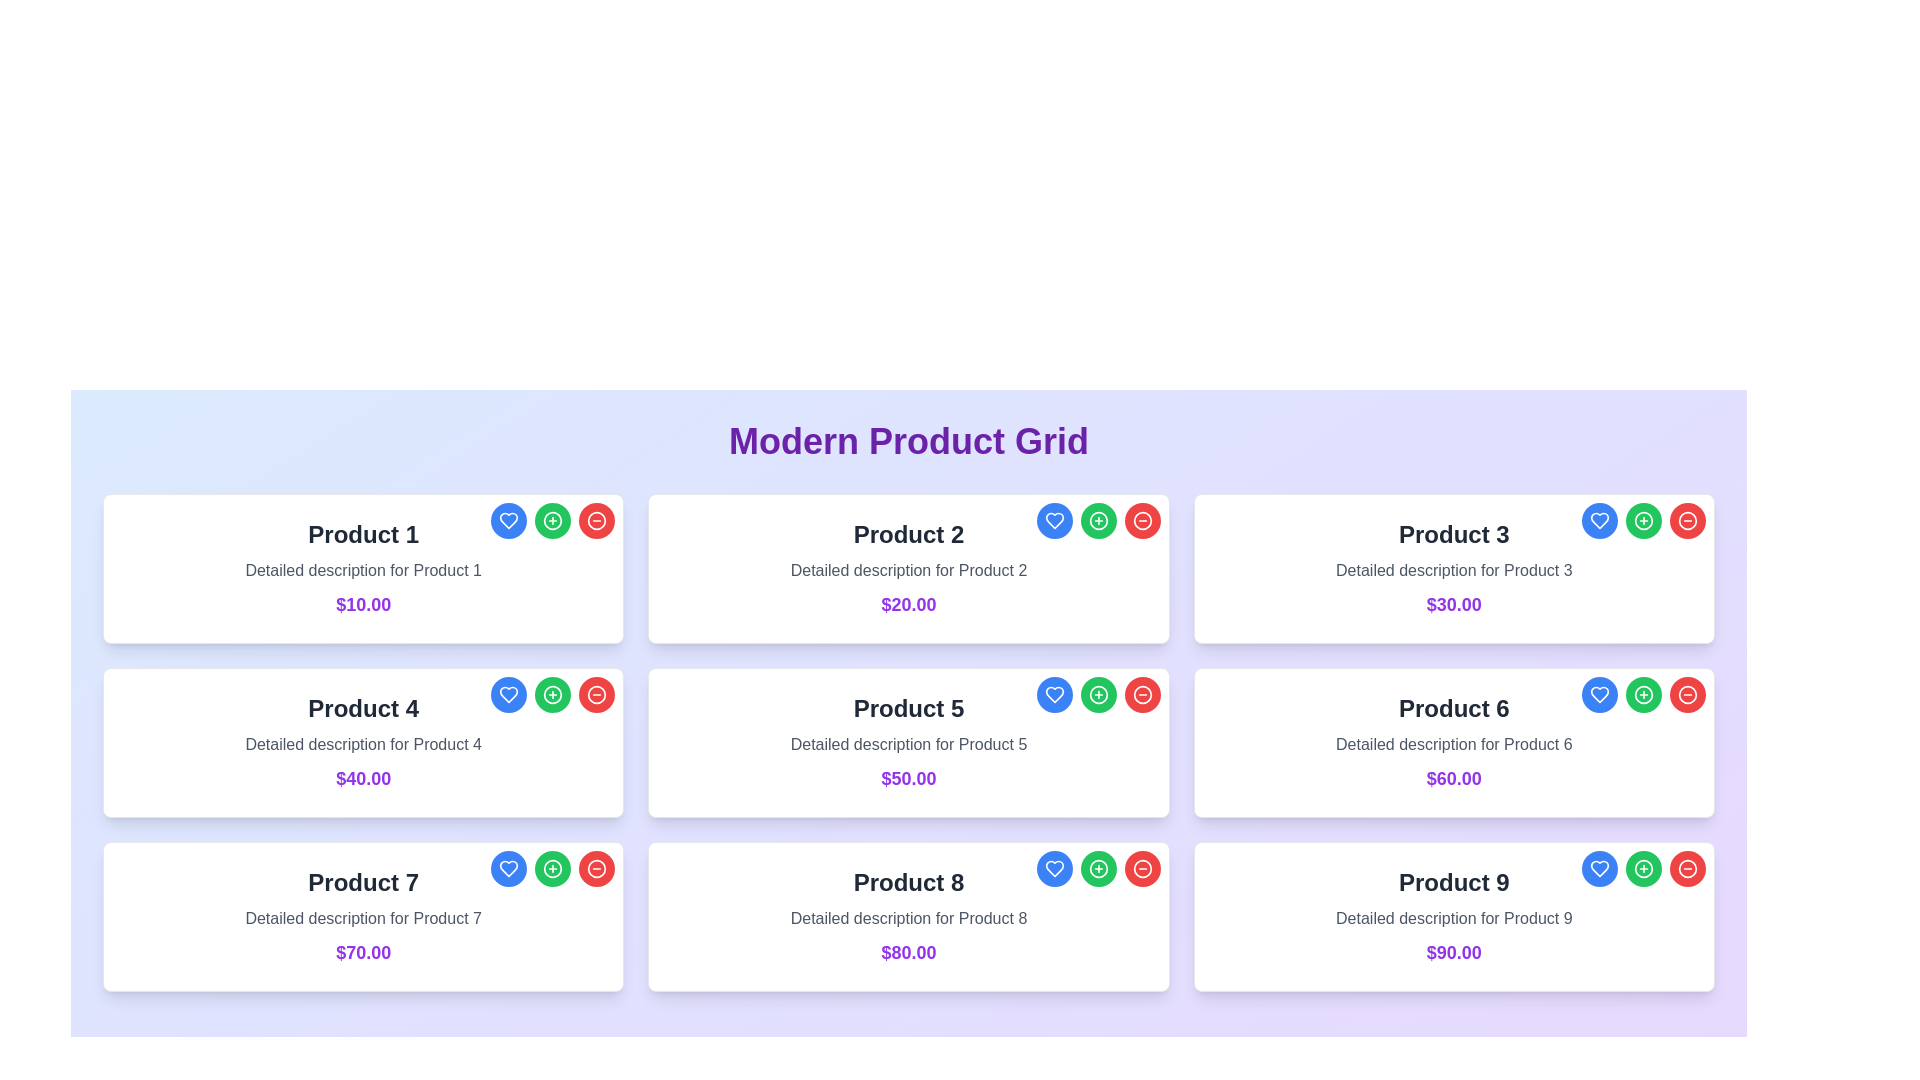 The width and height of the screenshot is (1920, 1080). I want to click on the heart-shaped icon with a blue outline located in the top-right corner of the card labeled 'Product 8', so click(509, 693).